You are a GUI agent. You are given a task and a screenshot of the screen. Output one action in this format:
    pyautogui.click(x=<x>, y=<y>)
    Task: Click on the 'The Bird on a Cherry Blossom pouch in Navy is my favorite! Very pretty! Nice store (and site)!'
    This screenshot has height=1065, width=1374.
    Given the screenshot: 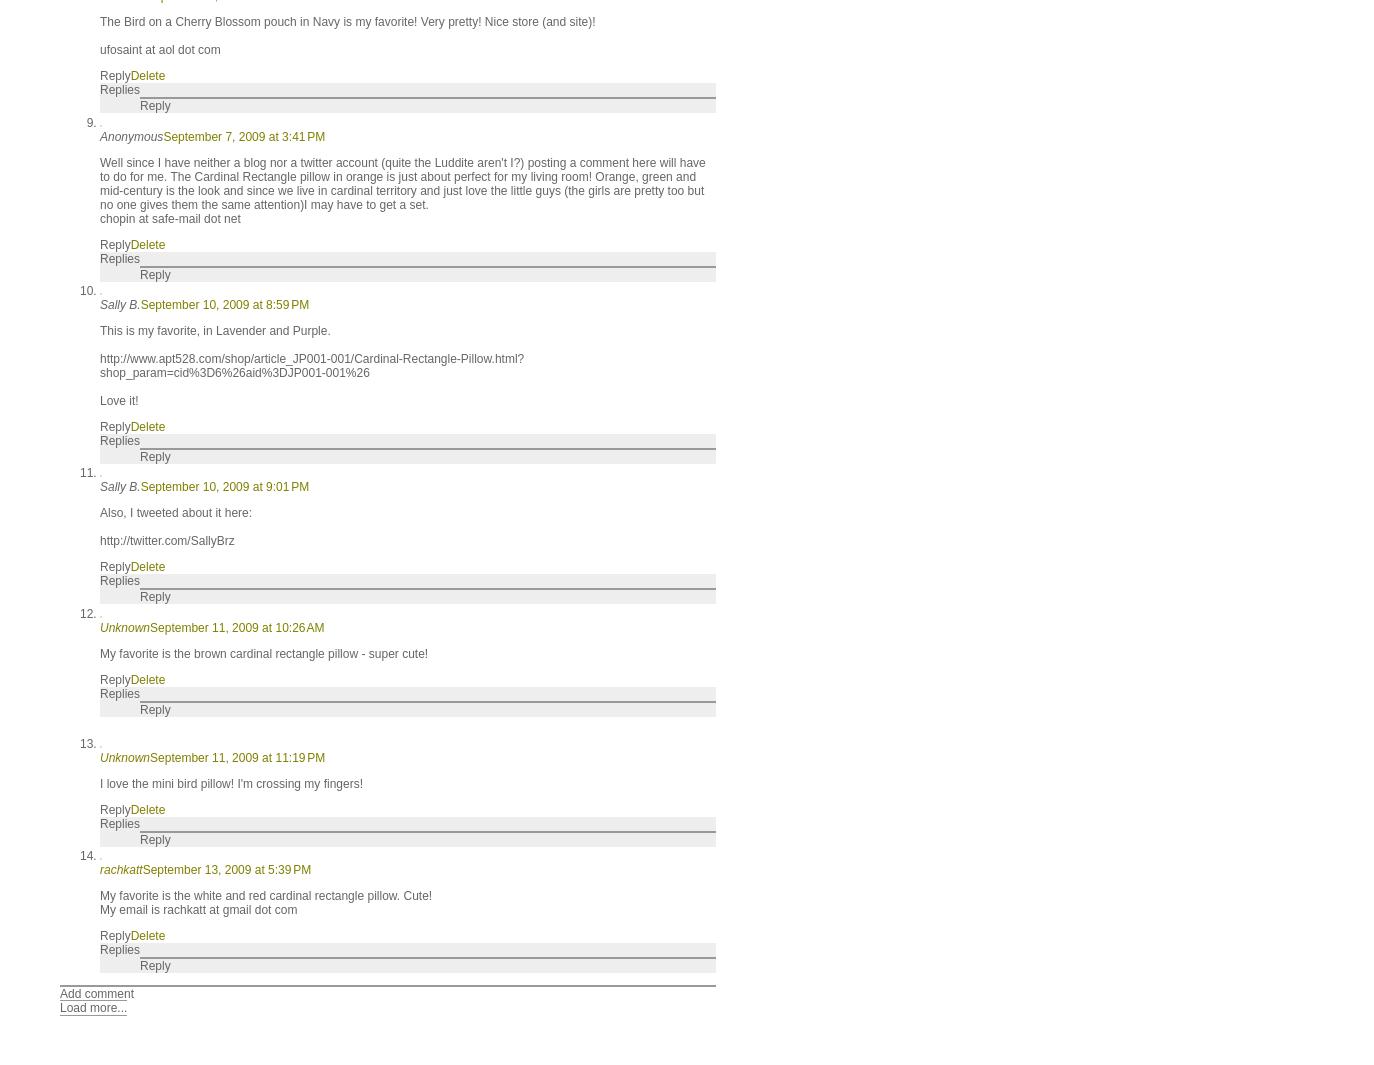 What is the action you would take?
    pyautogui.click(x=347, y=21)
    